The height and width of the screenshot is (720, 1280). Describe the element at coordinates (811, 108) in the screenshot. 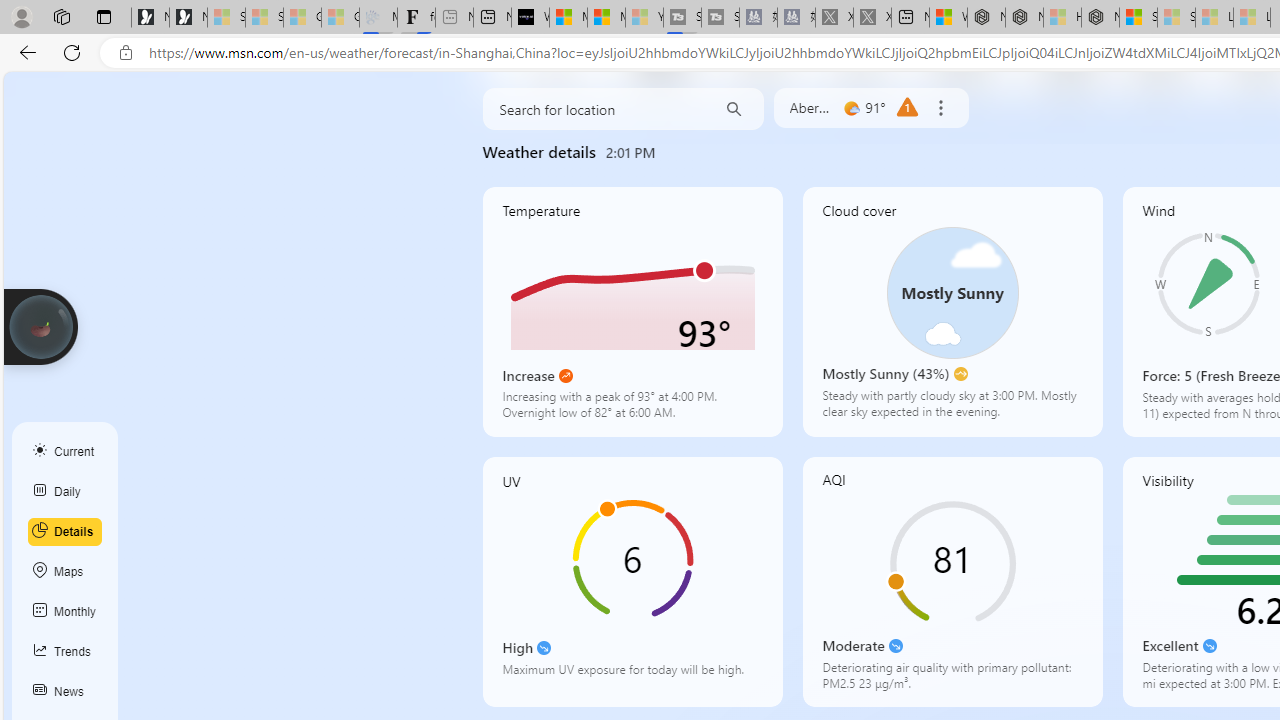

I see `'Aberdeen'` at that location.